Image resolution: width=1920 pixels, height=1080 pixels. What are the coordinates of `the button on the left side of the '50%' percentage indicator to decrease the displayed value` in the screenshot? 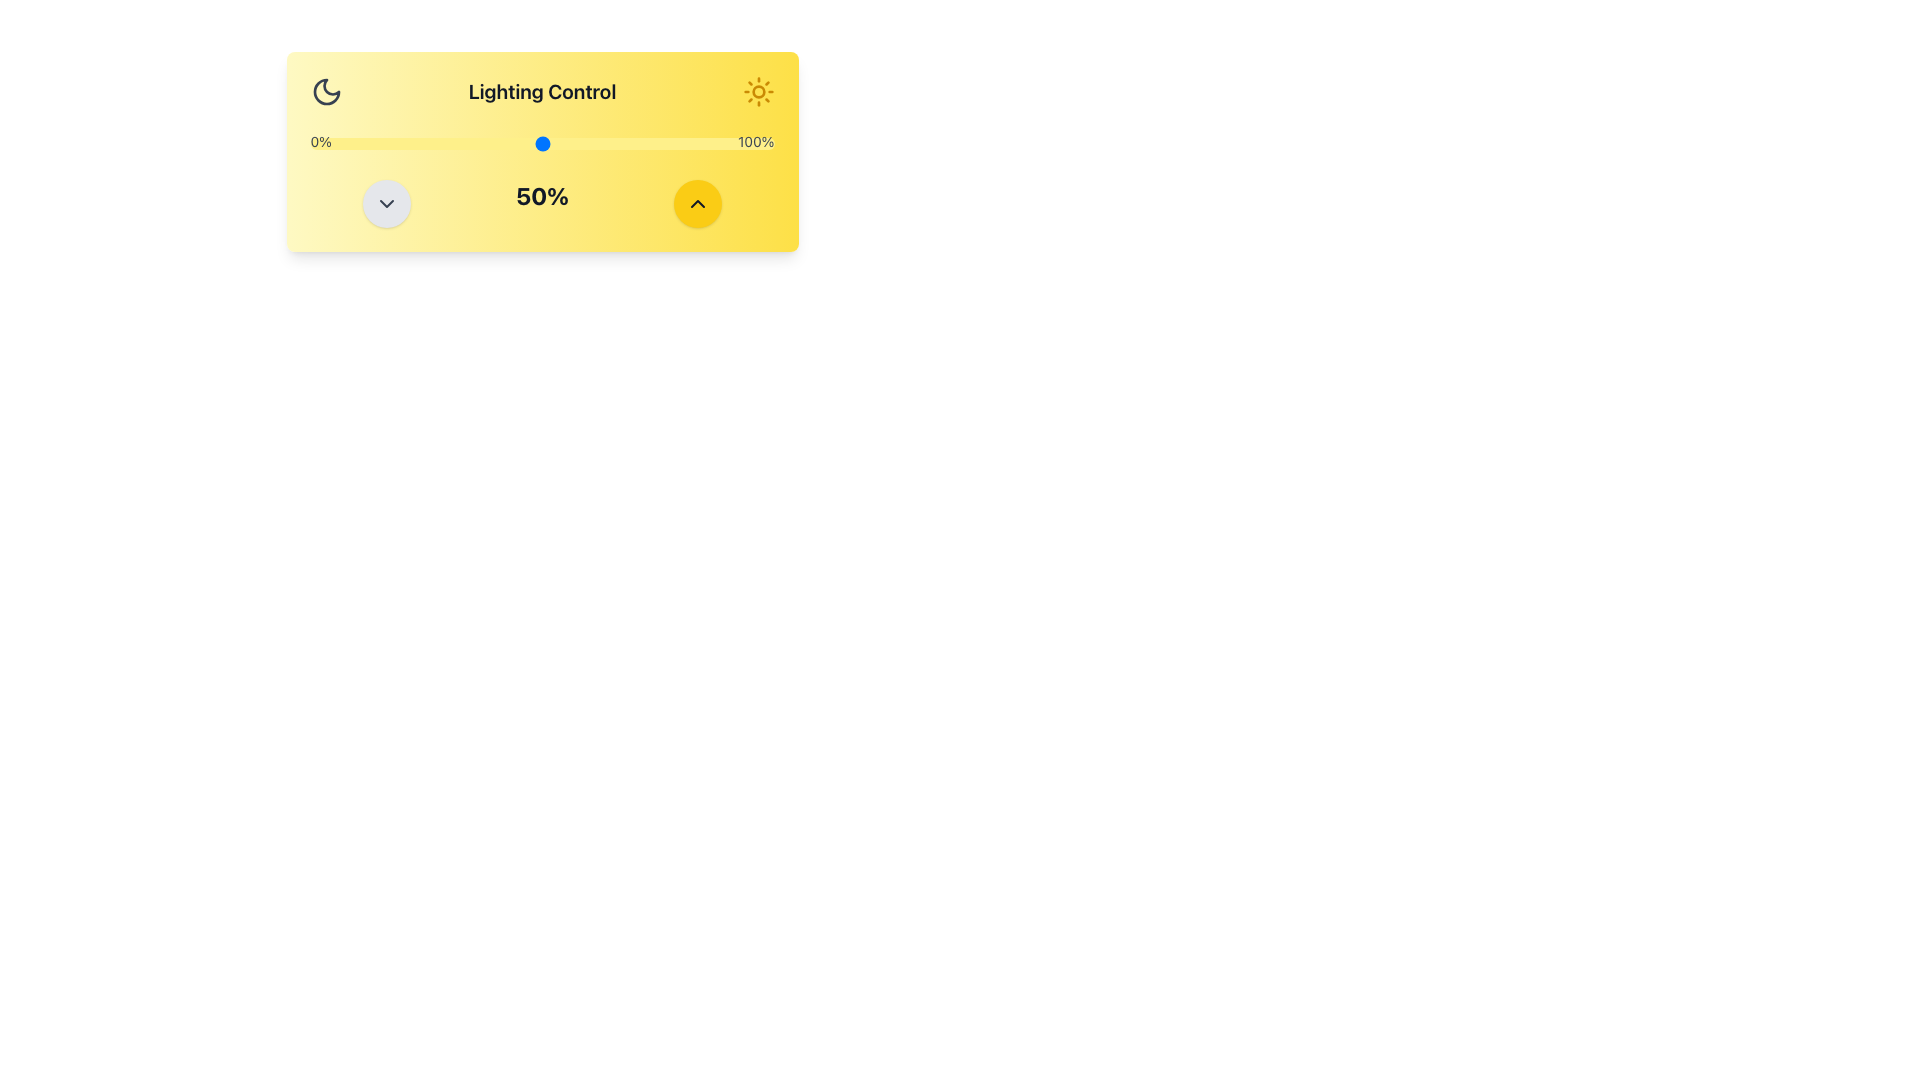 It's located at (386, 204).